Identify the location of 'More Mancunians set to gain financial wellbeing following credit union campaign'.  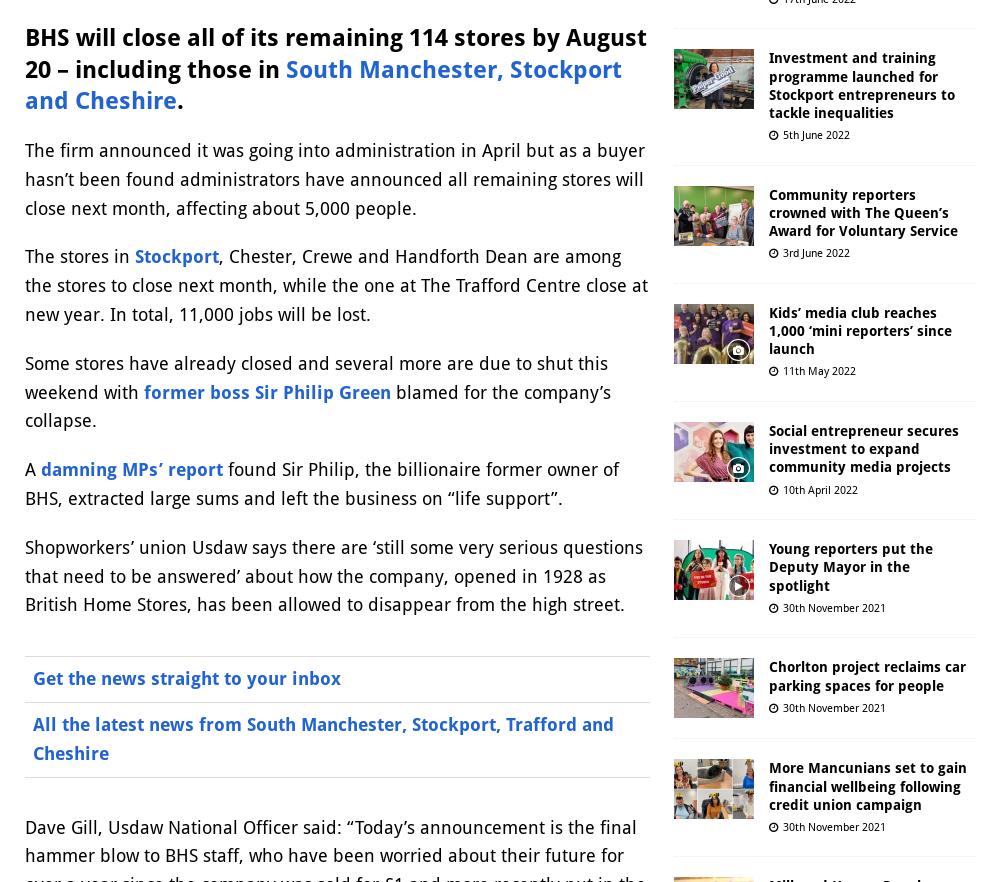
(867, 786).